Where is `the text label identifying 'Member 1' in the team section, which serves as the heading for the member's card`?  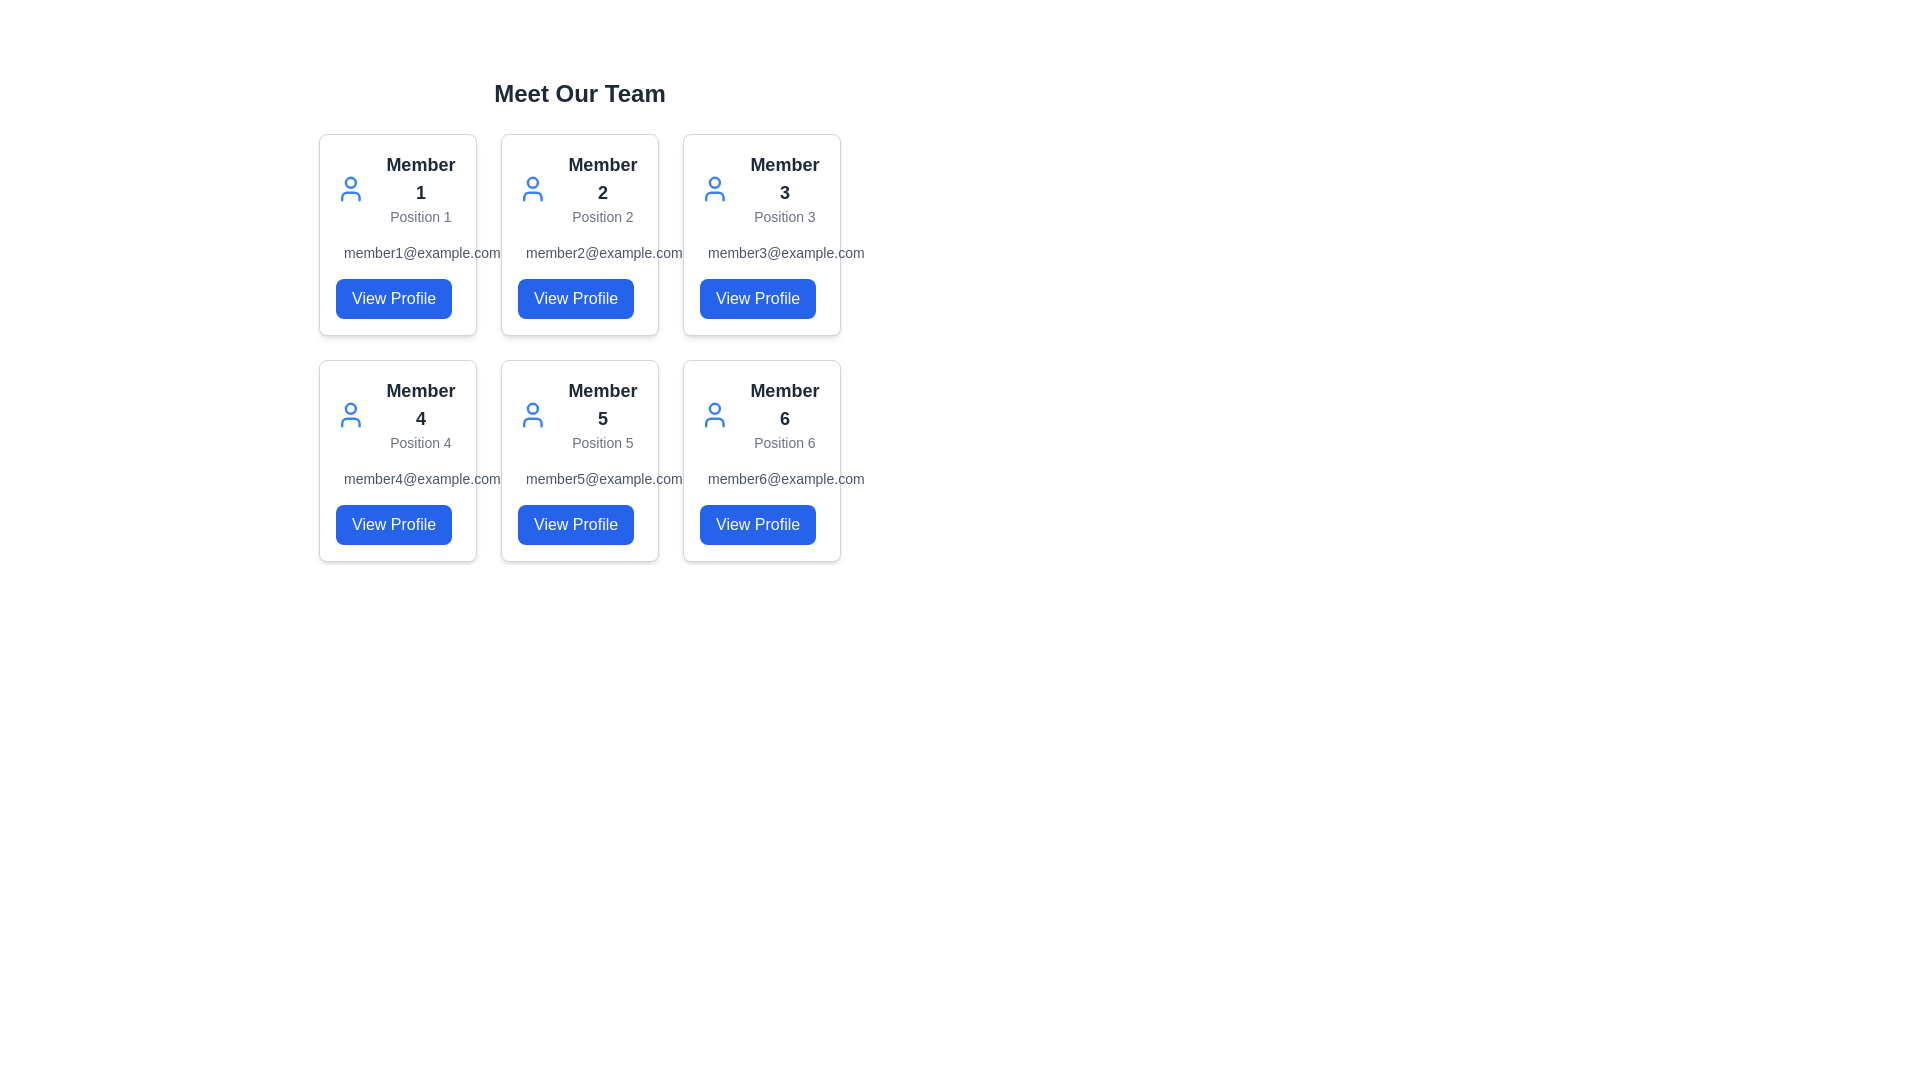
the text label identifying 'Member 1' in the team section, which serves as the heading for the member's card is located at coordinates (419, 177).